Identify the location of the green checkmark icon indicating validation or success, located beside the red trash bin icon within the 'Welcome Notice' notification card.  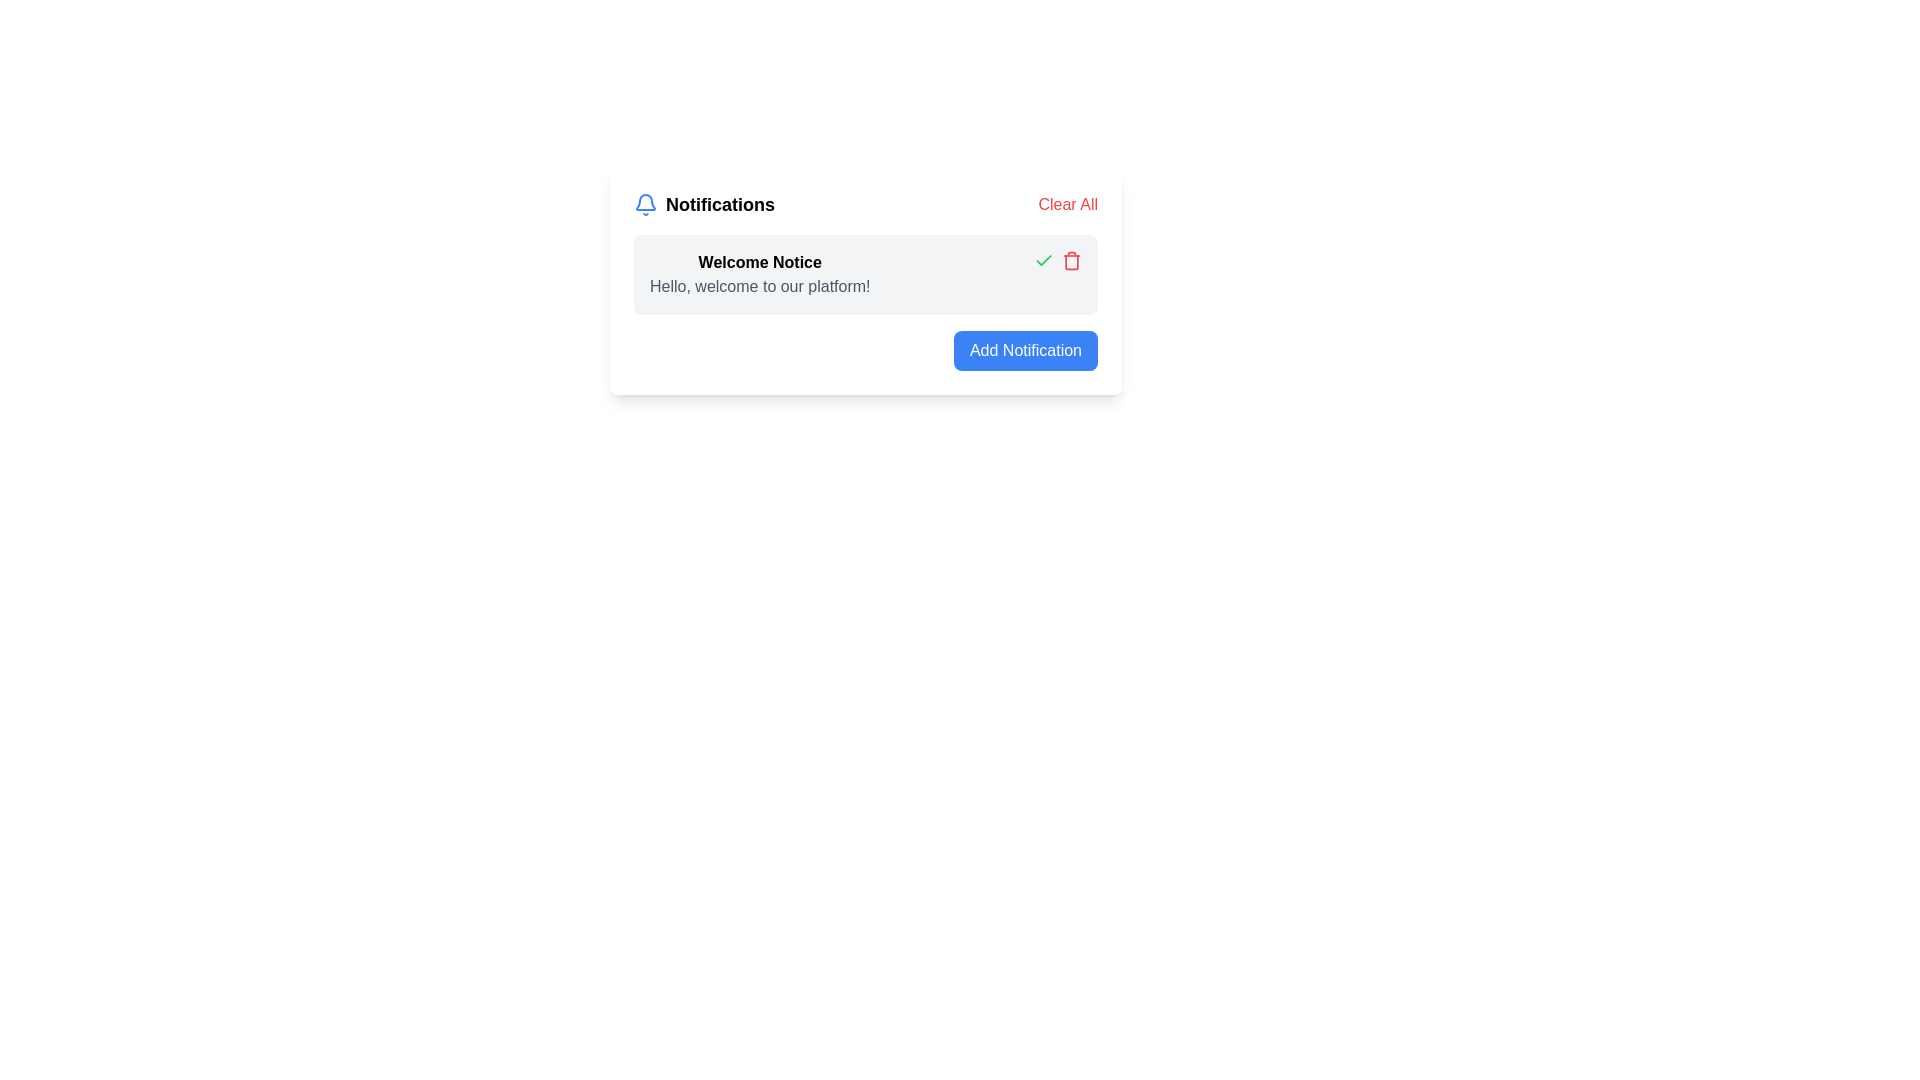
(1042, 258).